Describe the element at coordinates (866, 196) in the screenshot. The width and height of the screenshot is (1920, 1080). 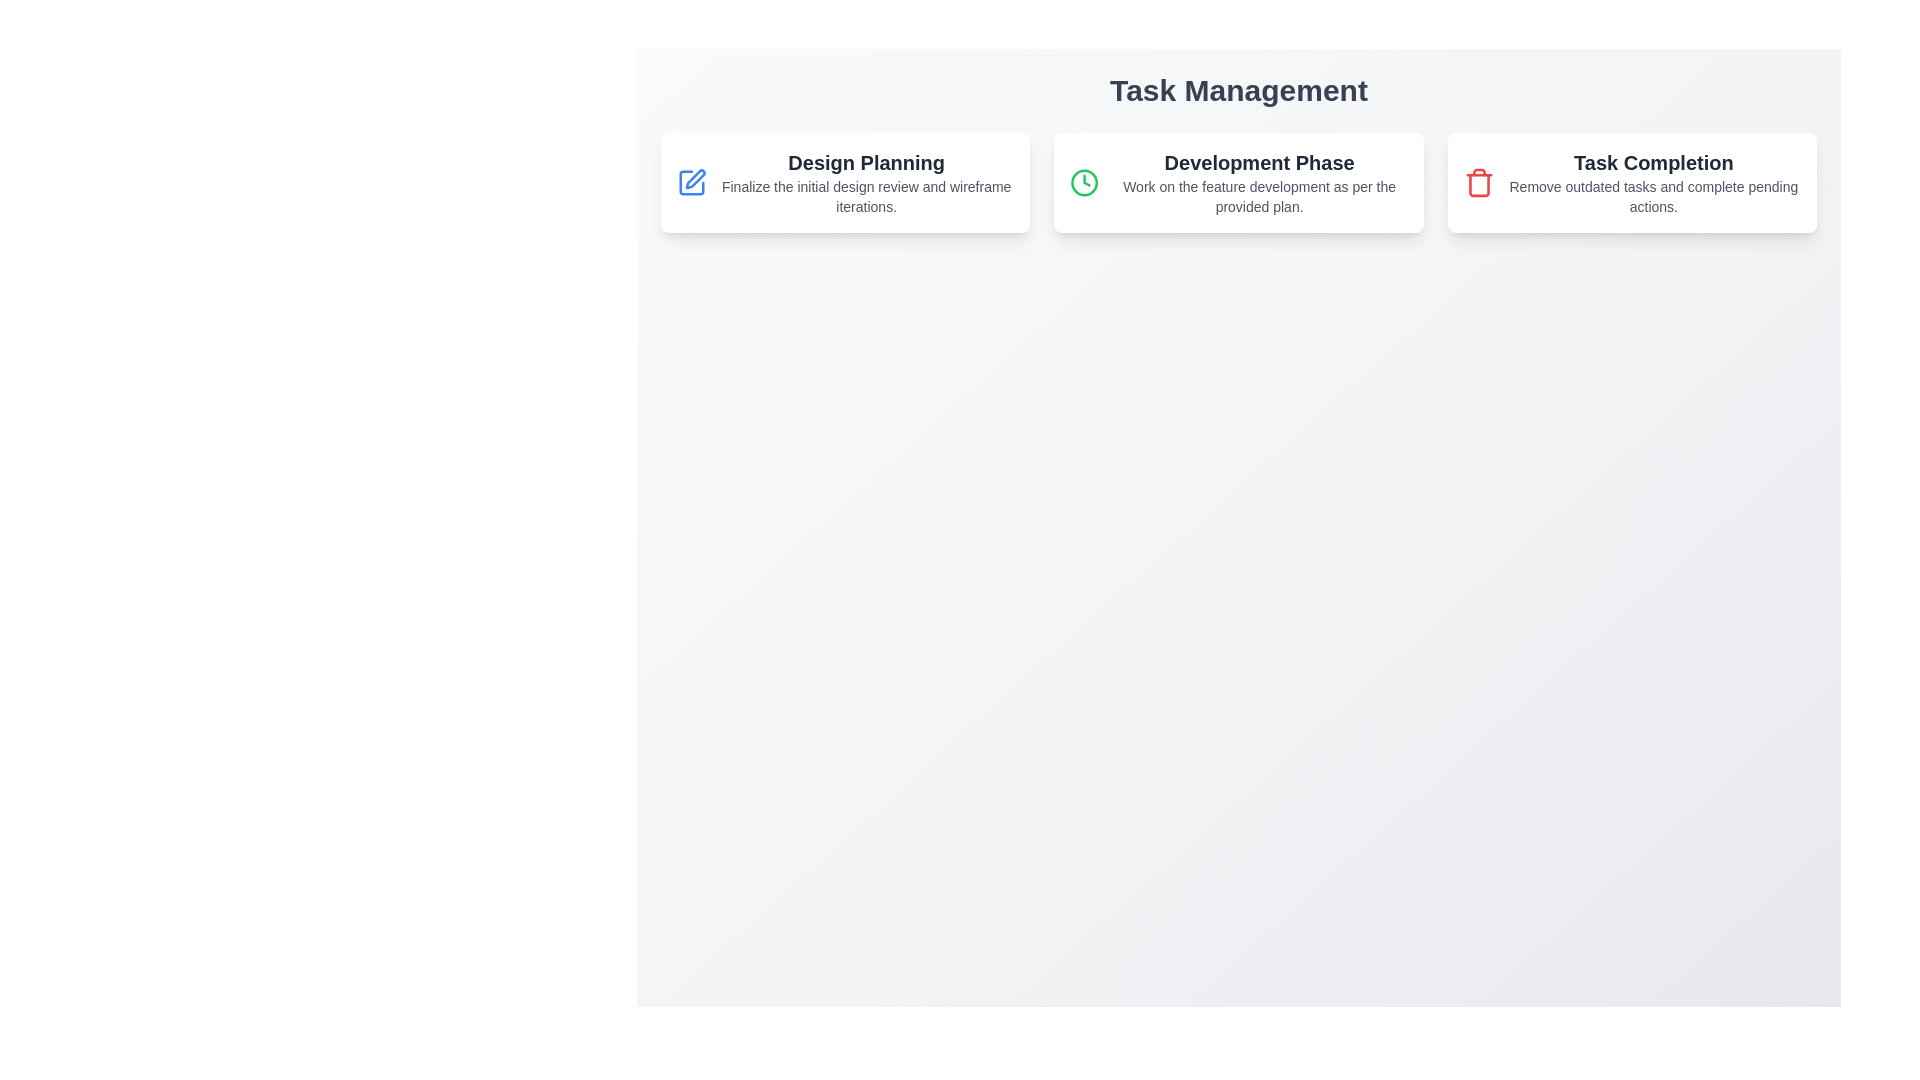
I see `the text element that provides details of the task associated with the 'Design Planning' phase, which is centered horizontally within the first panel titled 'Design Planning.'` at that location.